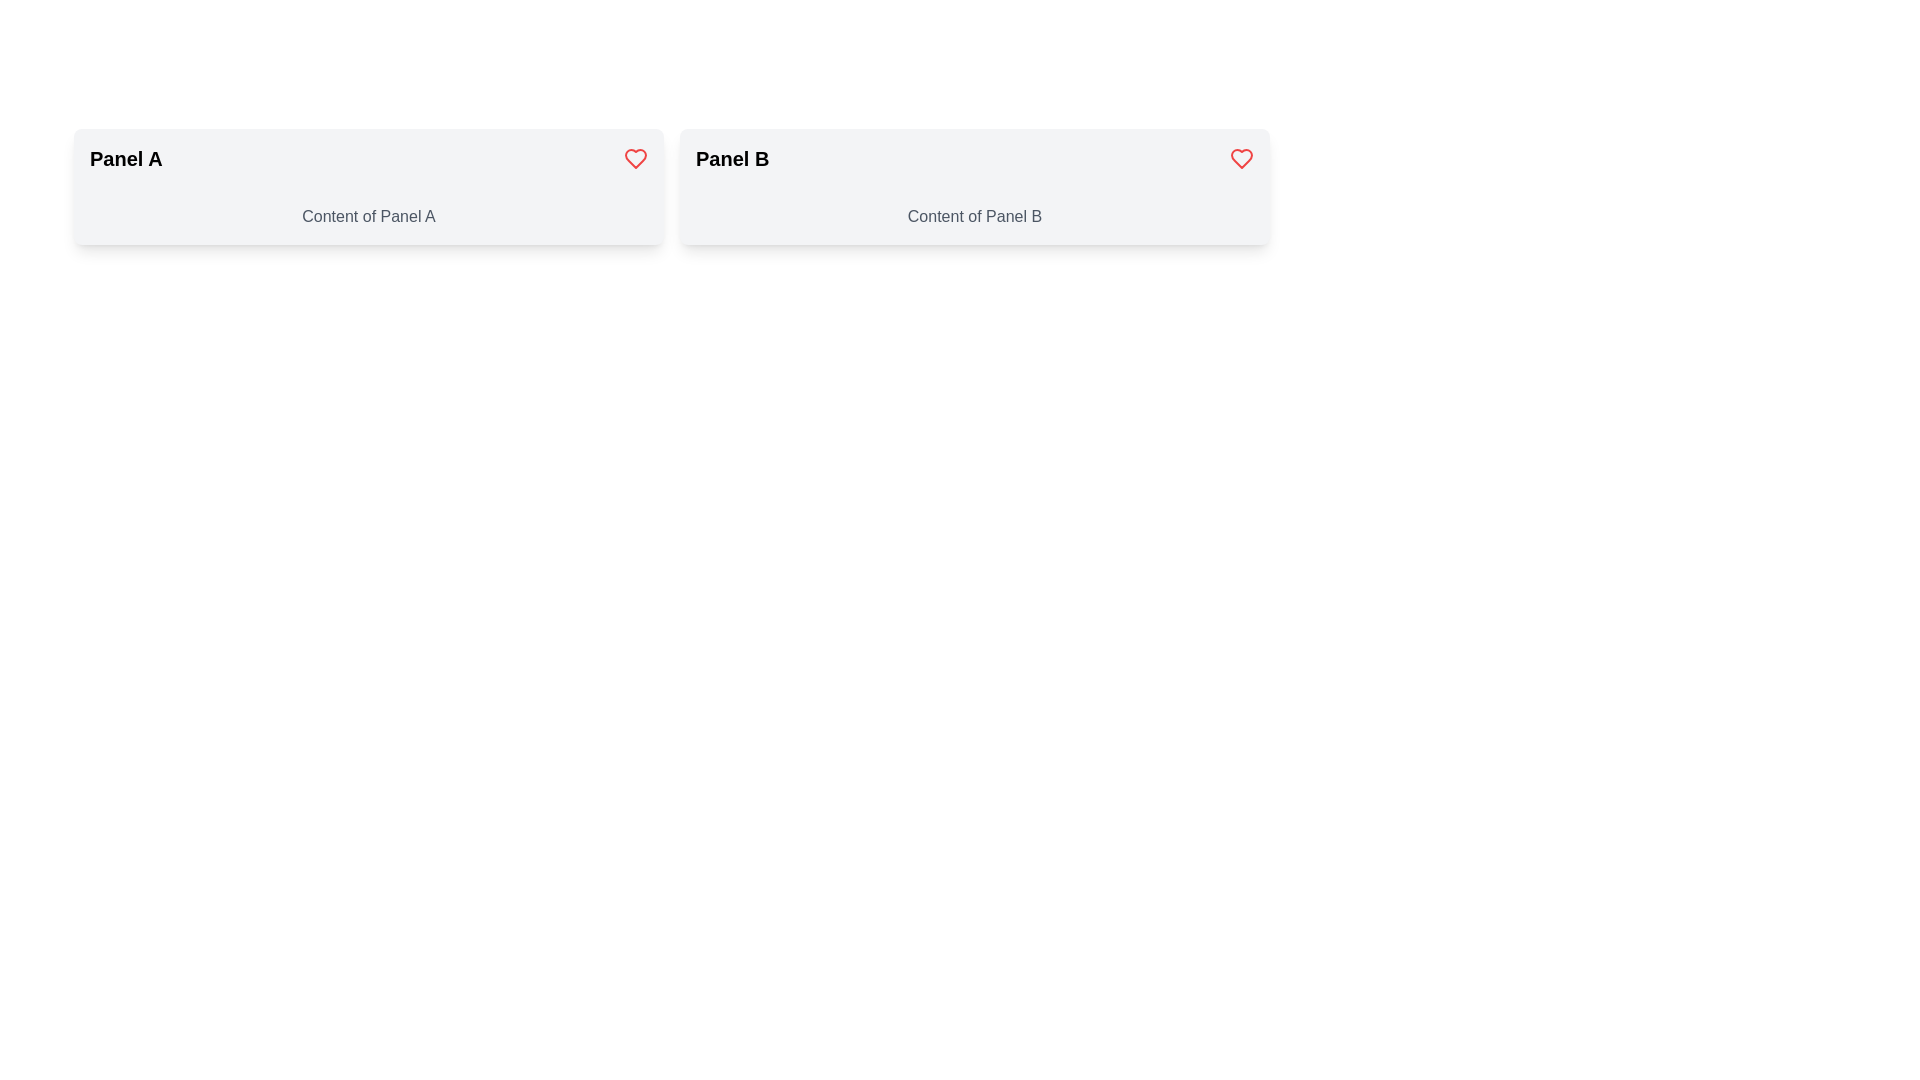 The height and width of the screenshot is (1080, 1920). Describe the element at coordinates (634, 157) in the screenshot. I see `the heart icon located at the far right within the top bar of 'Panel A', next to the text 'Panel A'` at that location.